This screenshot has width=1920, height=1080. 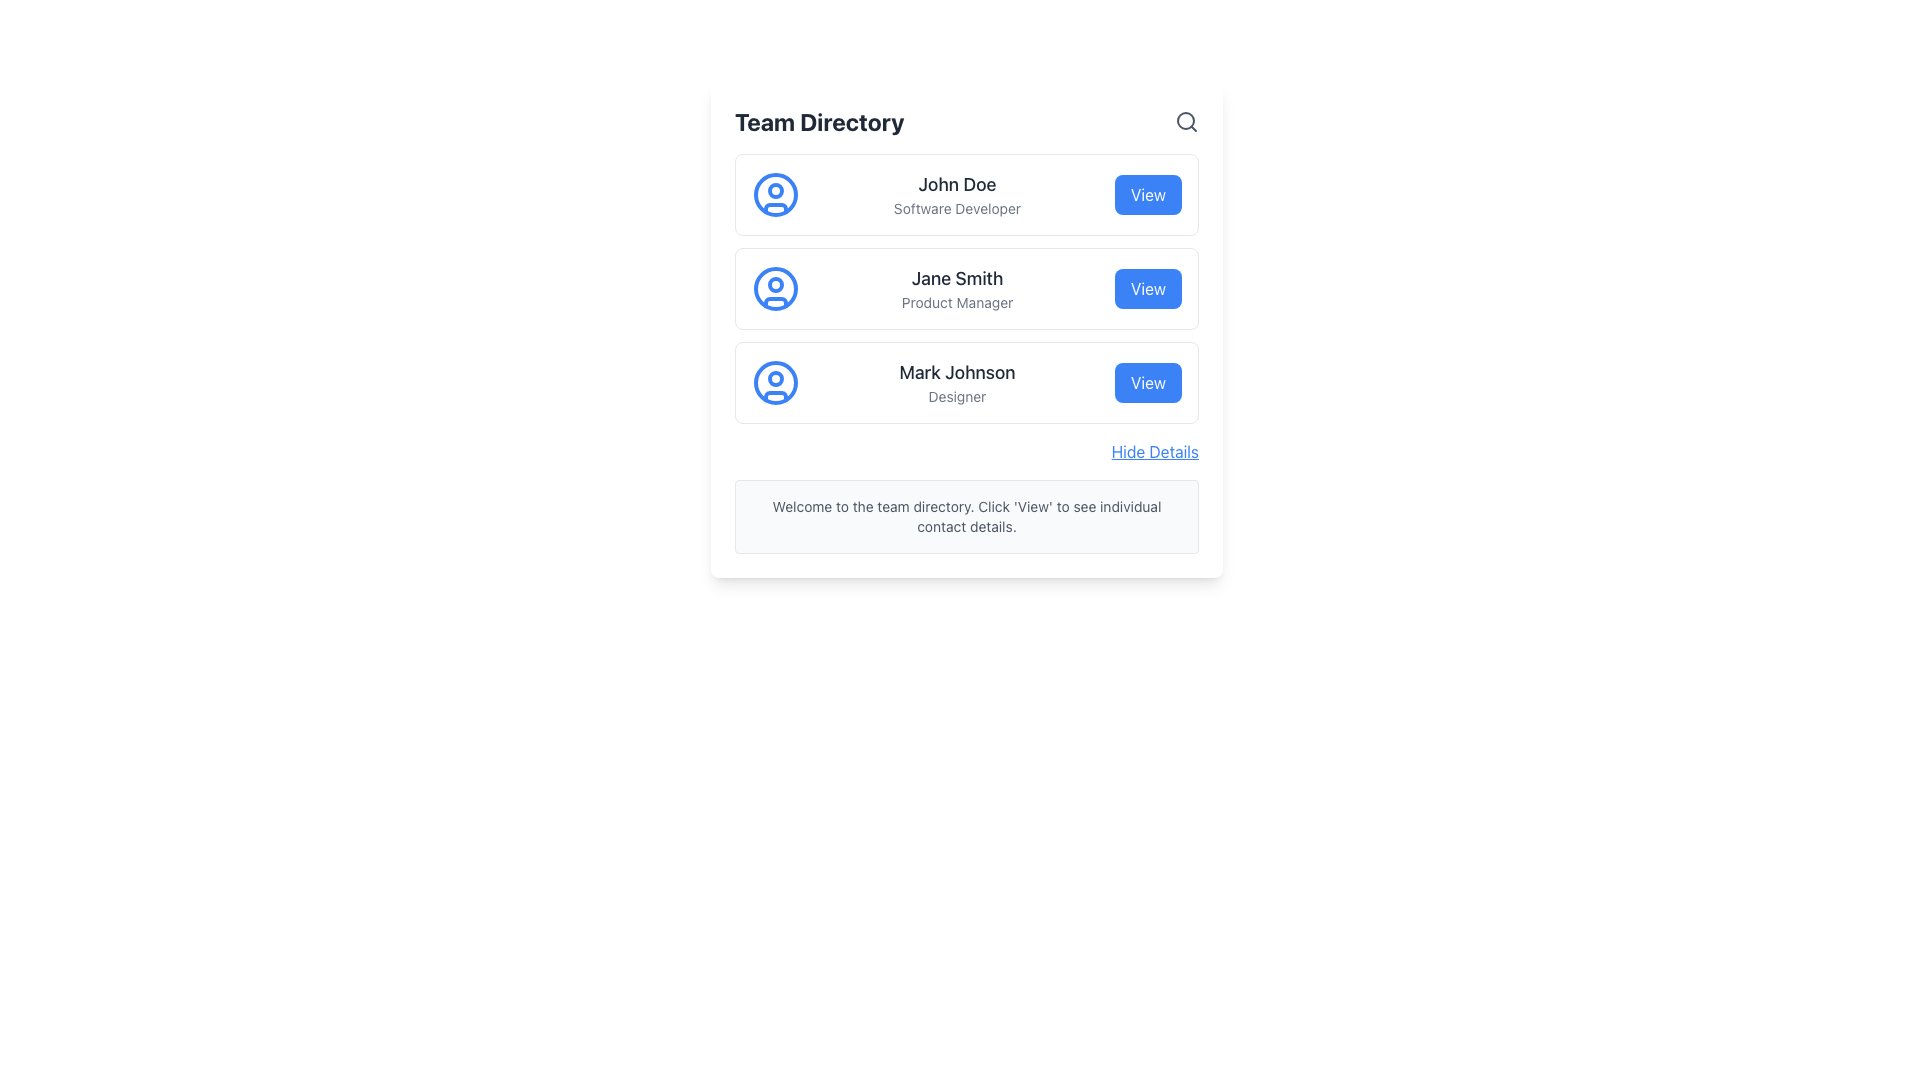 I want to click on displayed information on the Profile Card for 'Jane Smith', which includes the name in bold and the title 'Product Manager', so click(x=966, y=289).